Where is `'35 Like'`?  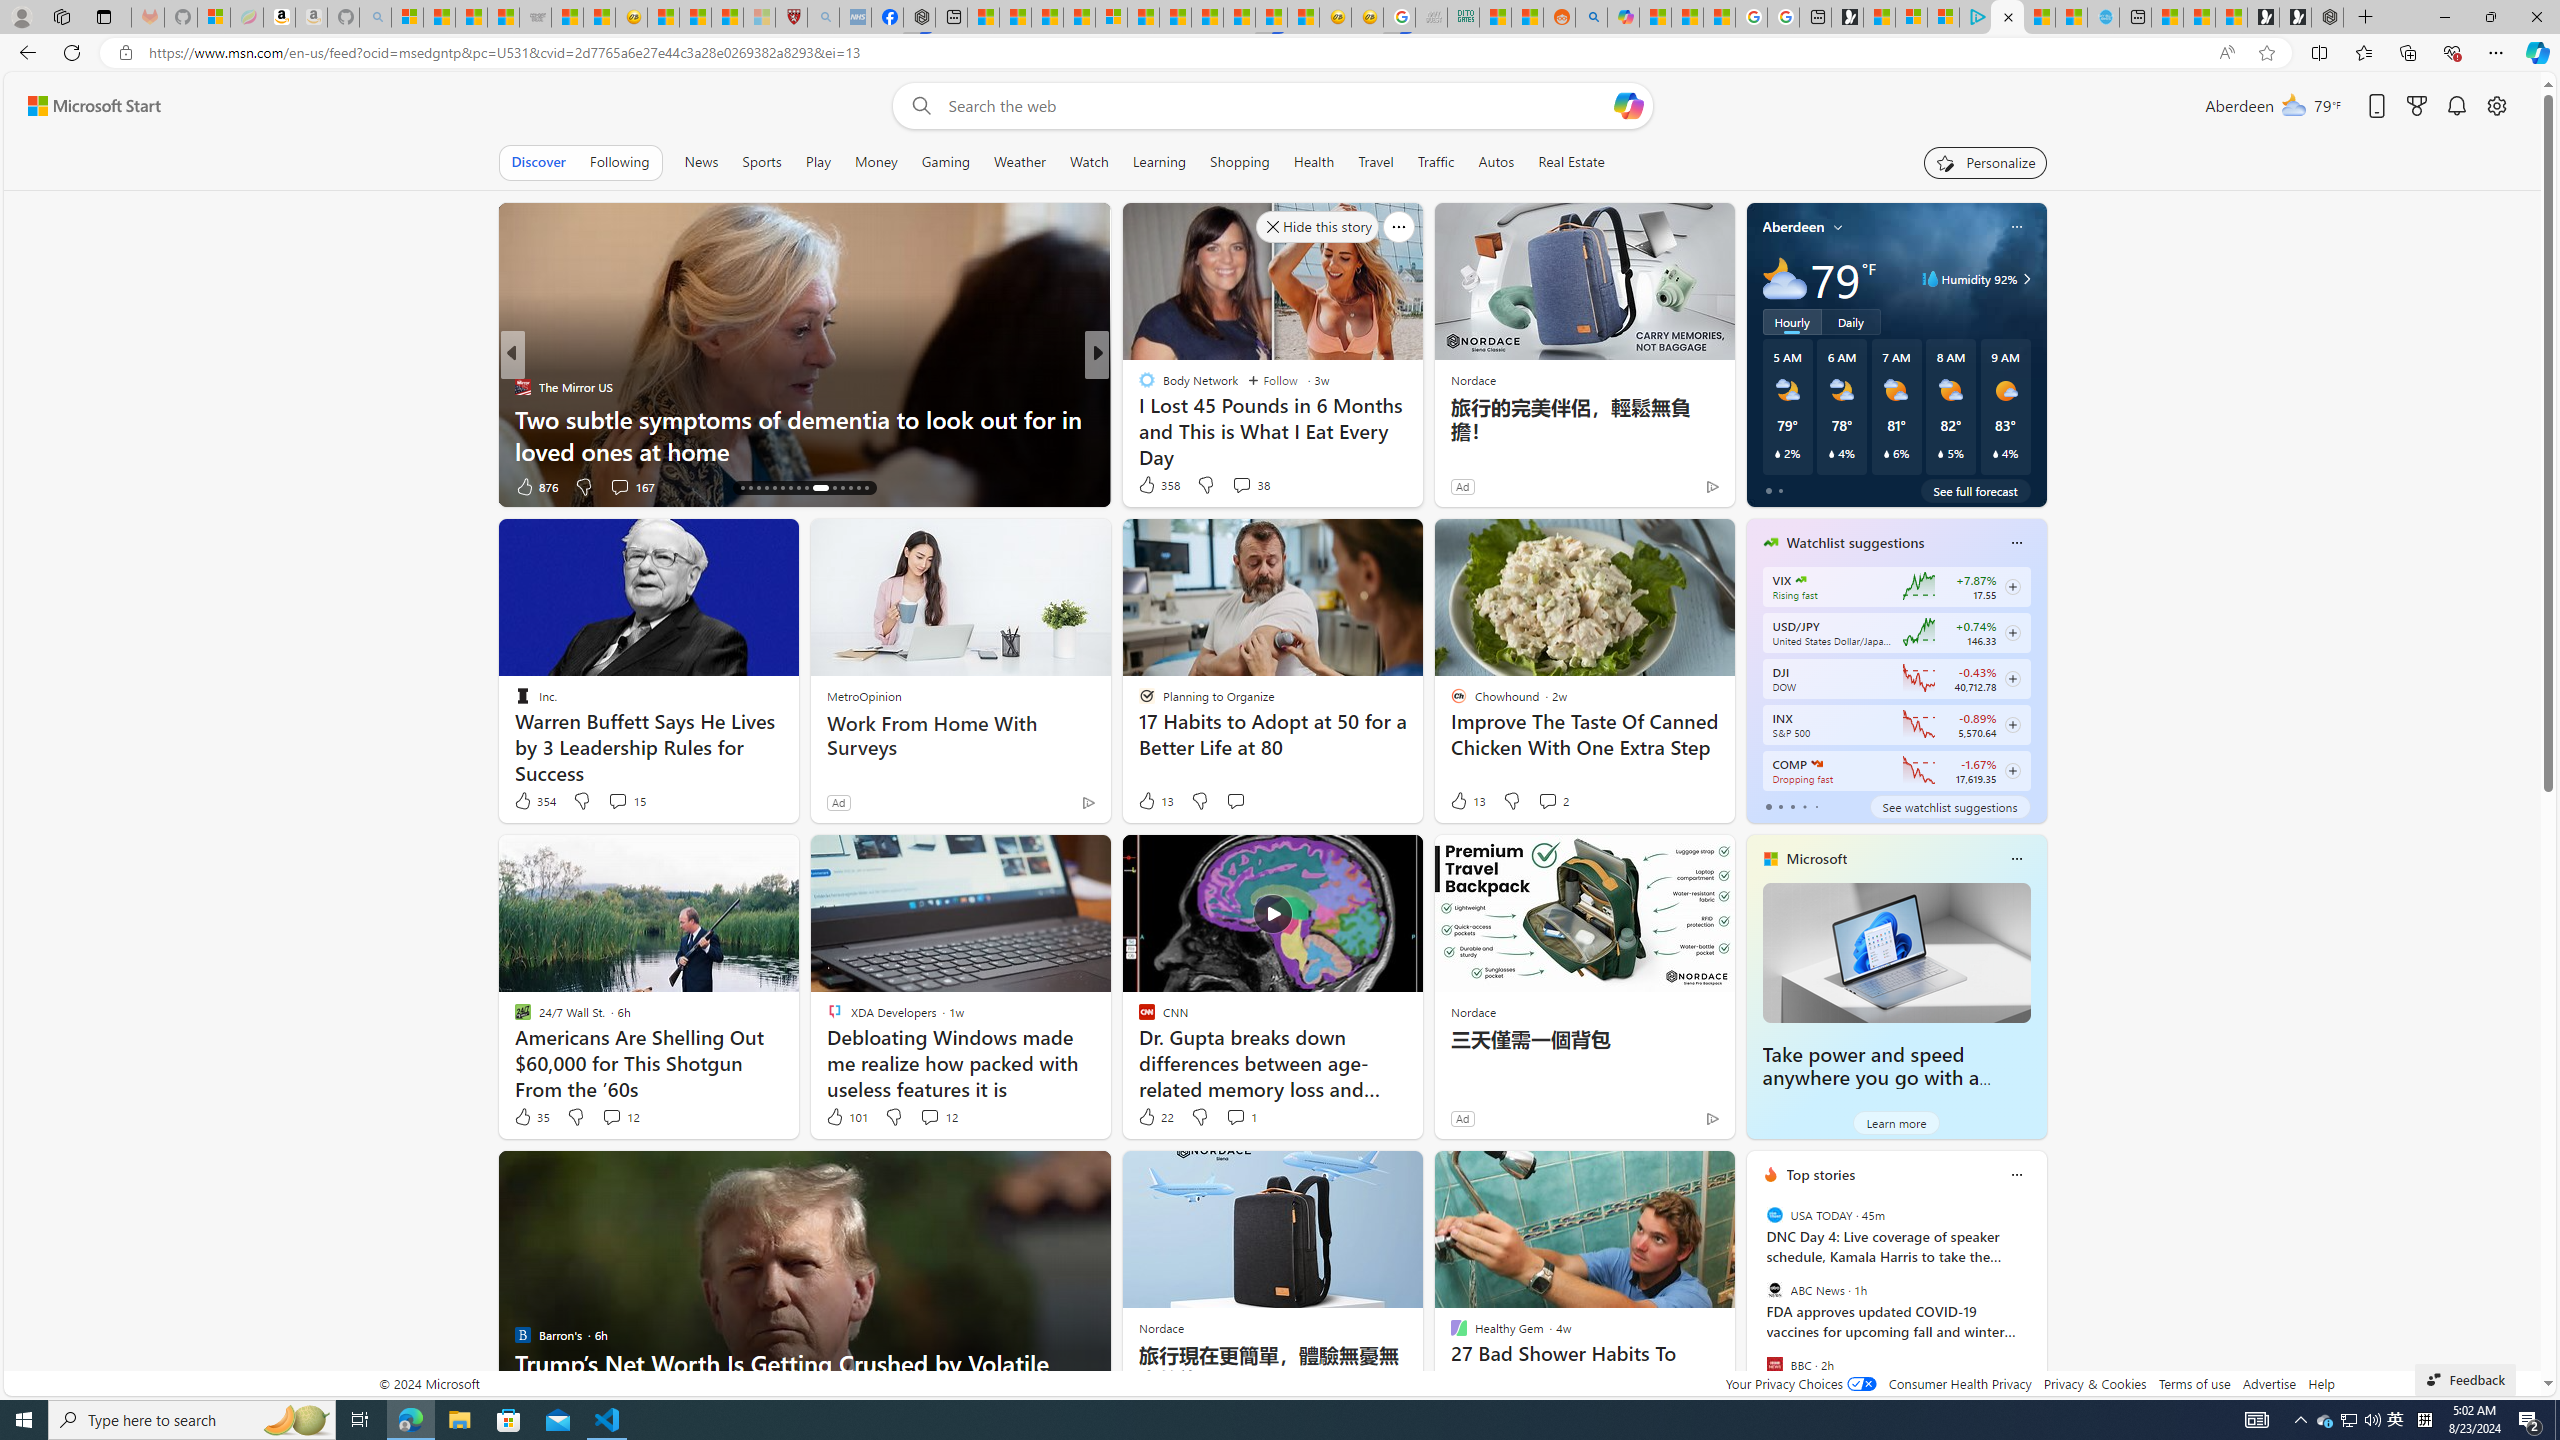 '35 Like' is located at coordinates (530, 1115).